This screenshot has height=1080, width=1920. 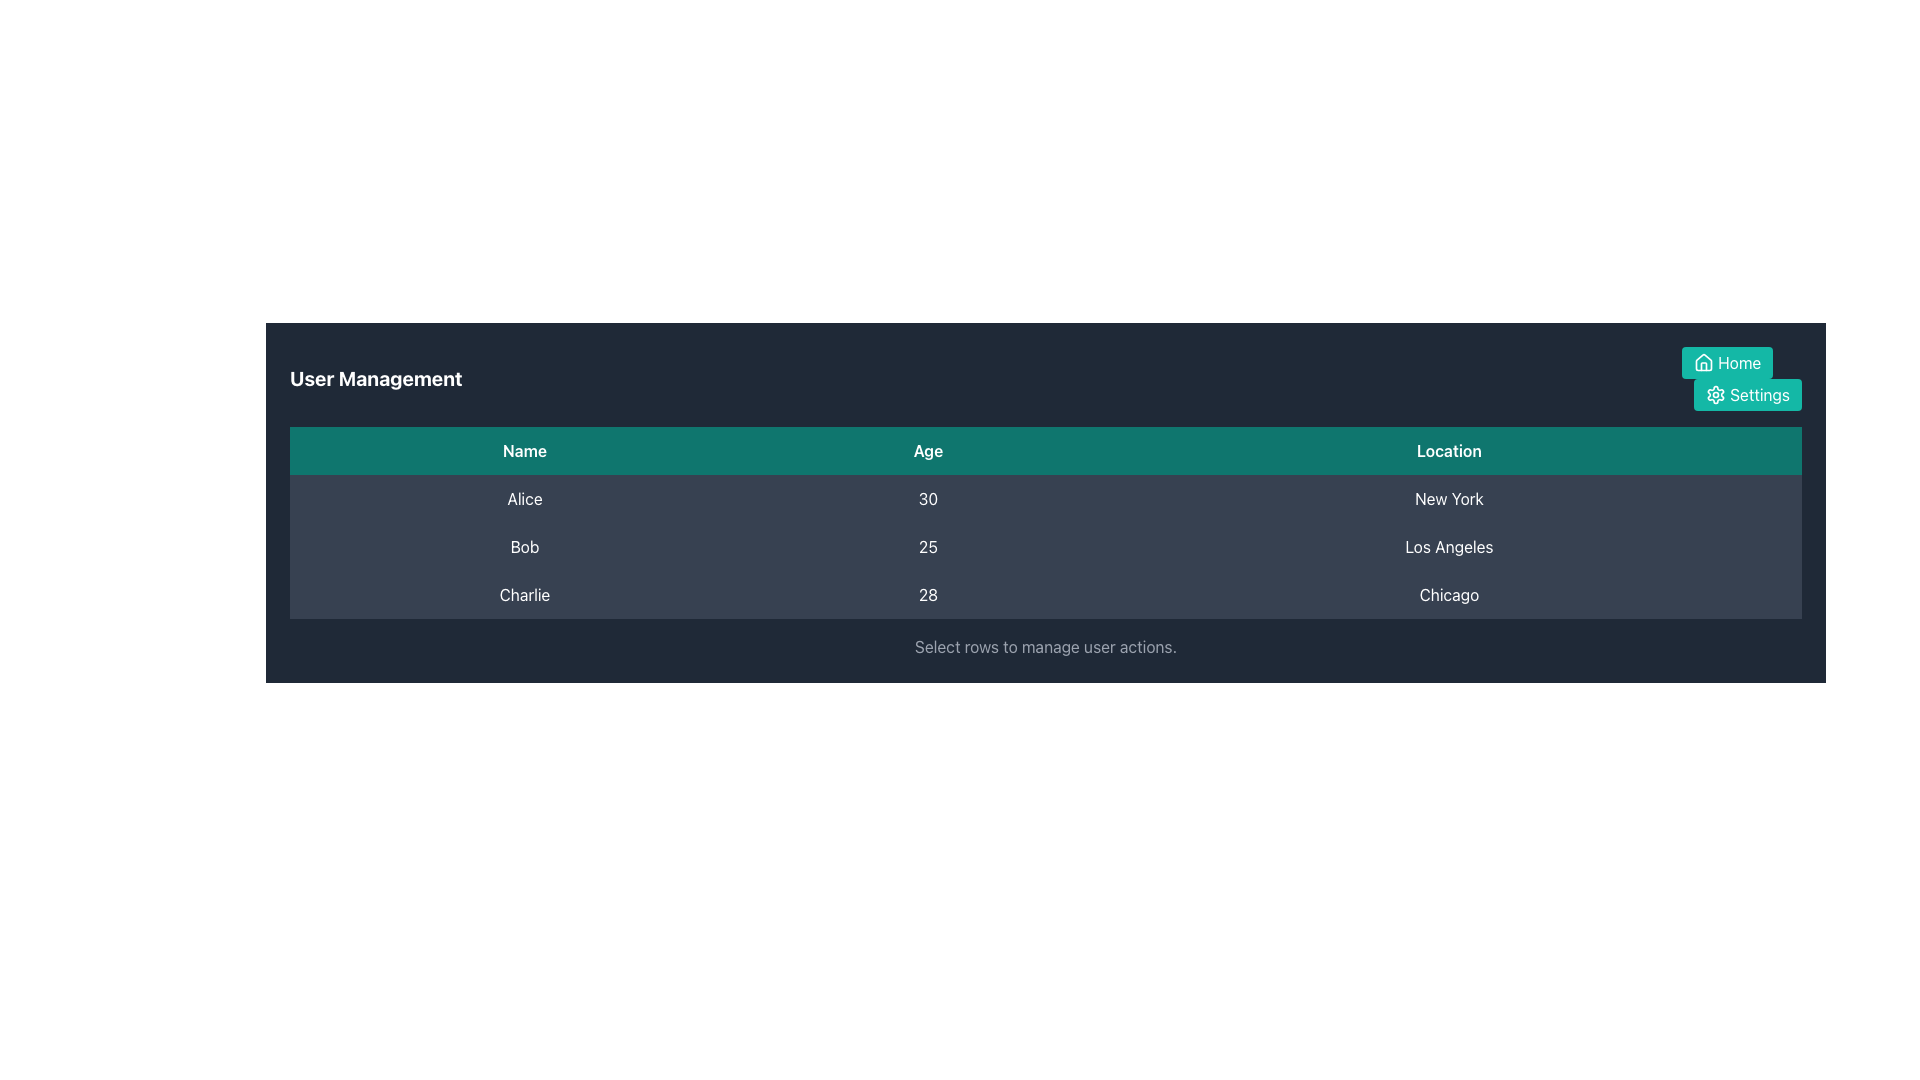 I want to click on text content of the label displaying the name 'Charlie', located in the leftmost column of the third row under the 'Name' column, so click(x=524, y=593).